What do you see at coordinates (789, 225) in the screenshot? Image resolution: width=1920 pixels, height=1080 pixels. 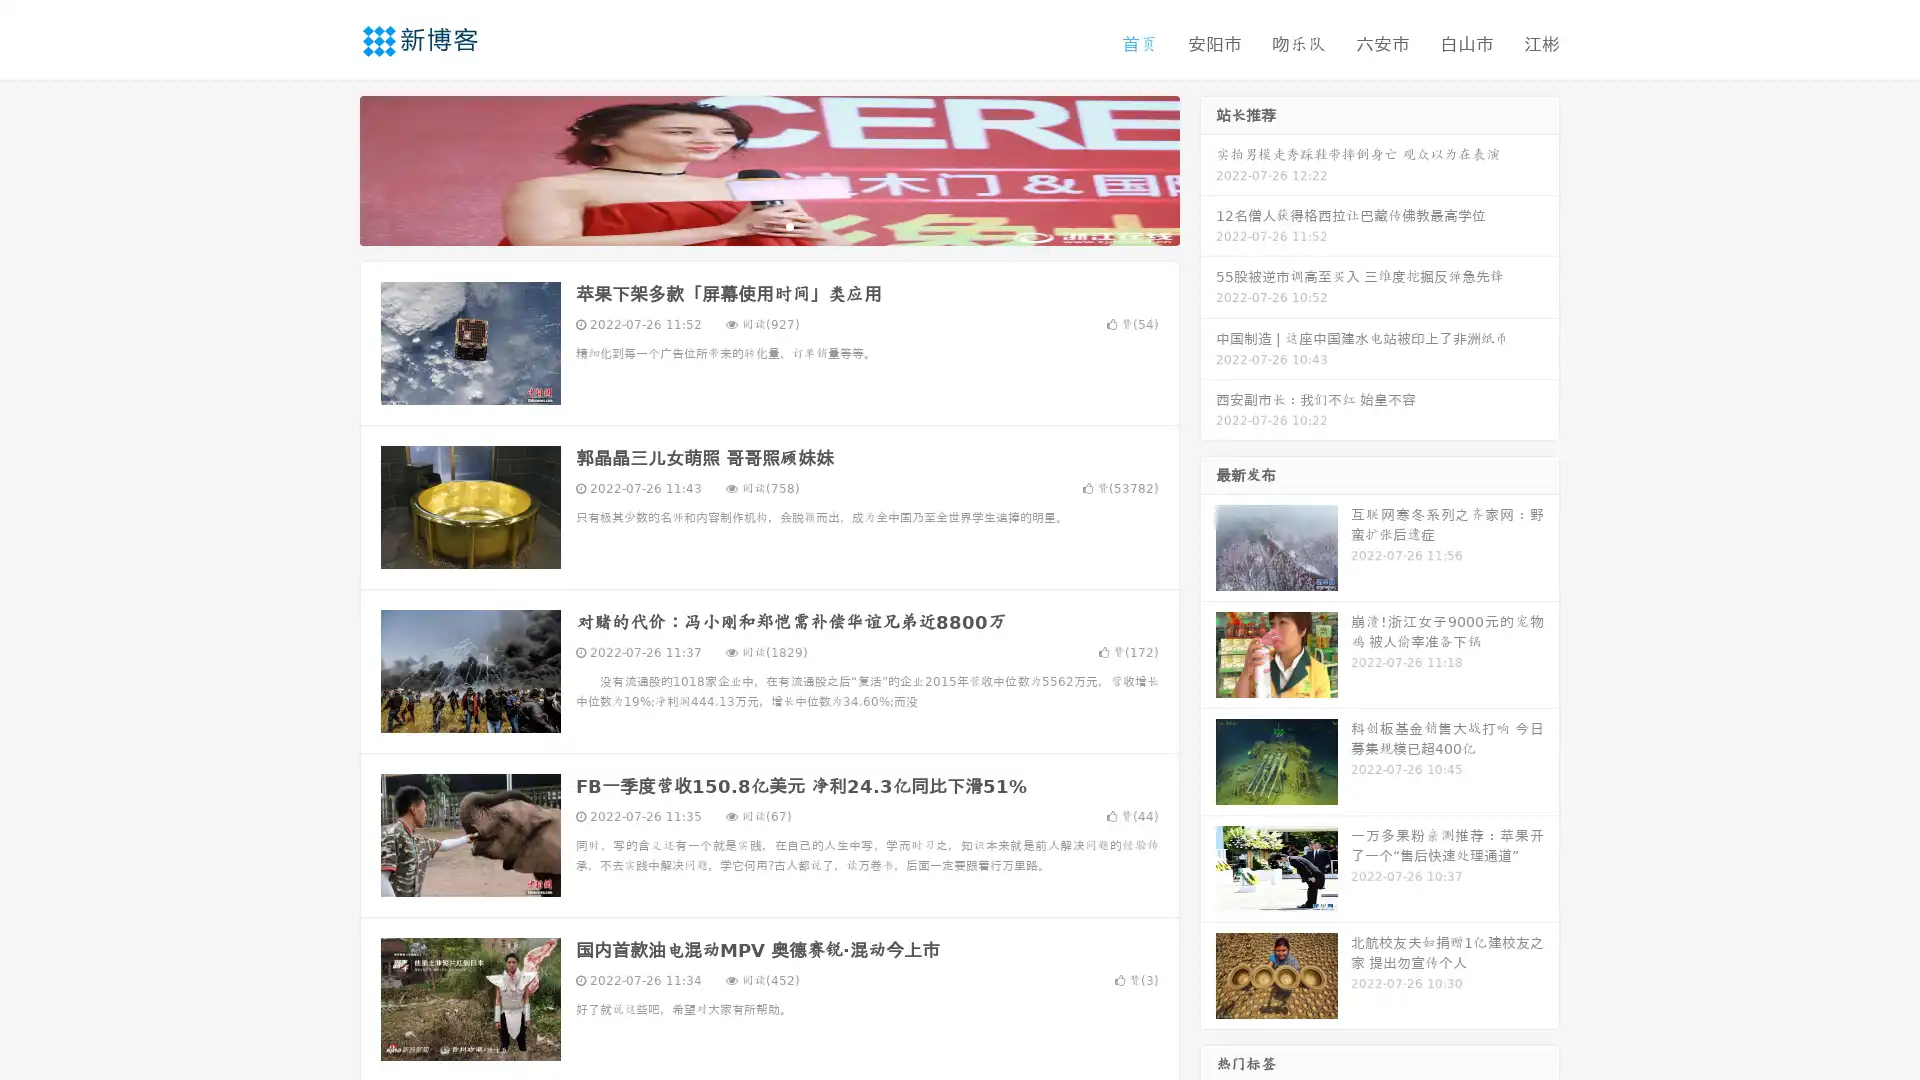 I see `Go to slide 3` at bounding box center [789, 225].